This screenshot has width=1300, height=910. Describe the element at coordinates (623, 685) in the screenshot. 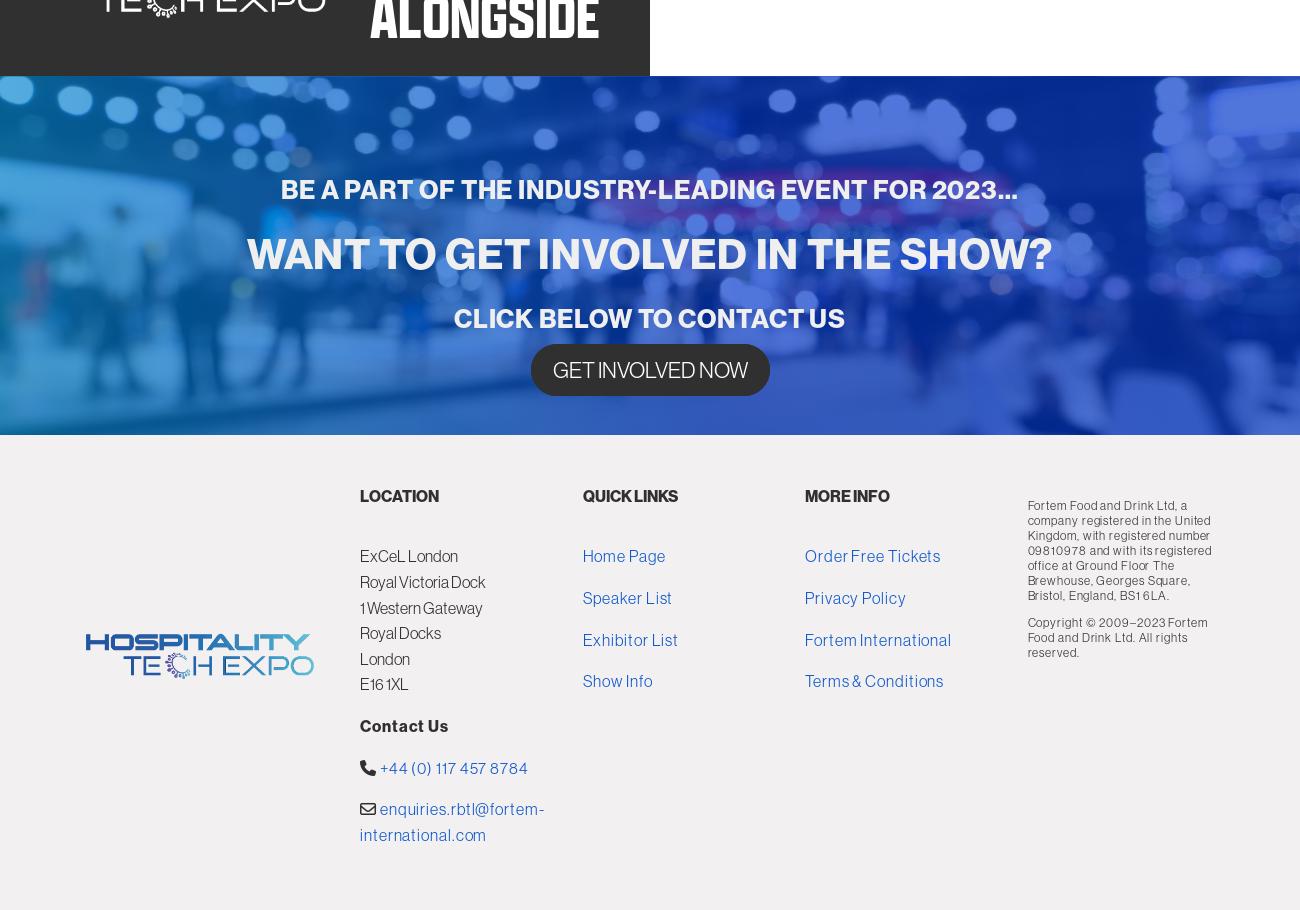

I see `'Home Page'` at that location.